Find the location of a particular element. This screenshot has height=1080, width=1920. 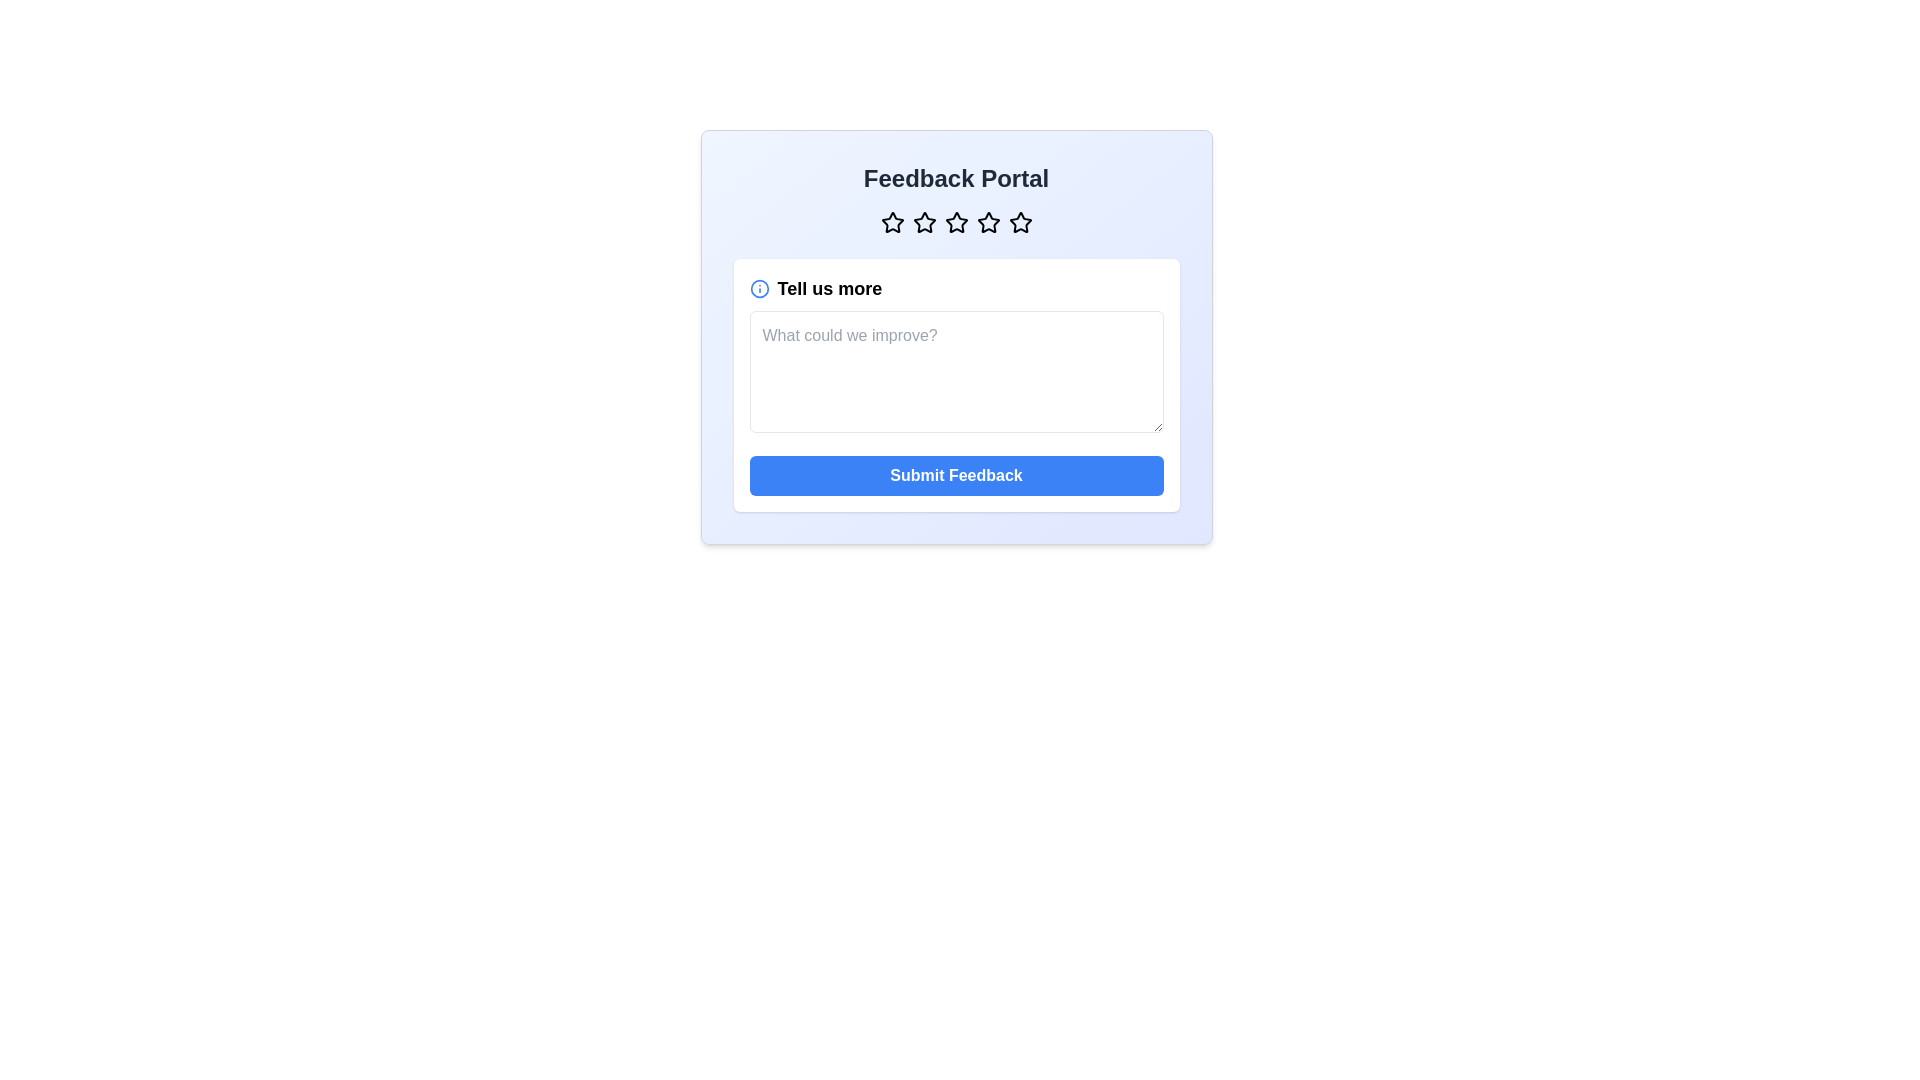

the highlighted third star in the rating component of the feedback form, which has a black fill and a thin white border, located centrally below the 'Feedback Portal' title is located at coordinates (923, 222).